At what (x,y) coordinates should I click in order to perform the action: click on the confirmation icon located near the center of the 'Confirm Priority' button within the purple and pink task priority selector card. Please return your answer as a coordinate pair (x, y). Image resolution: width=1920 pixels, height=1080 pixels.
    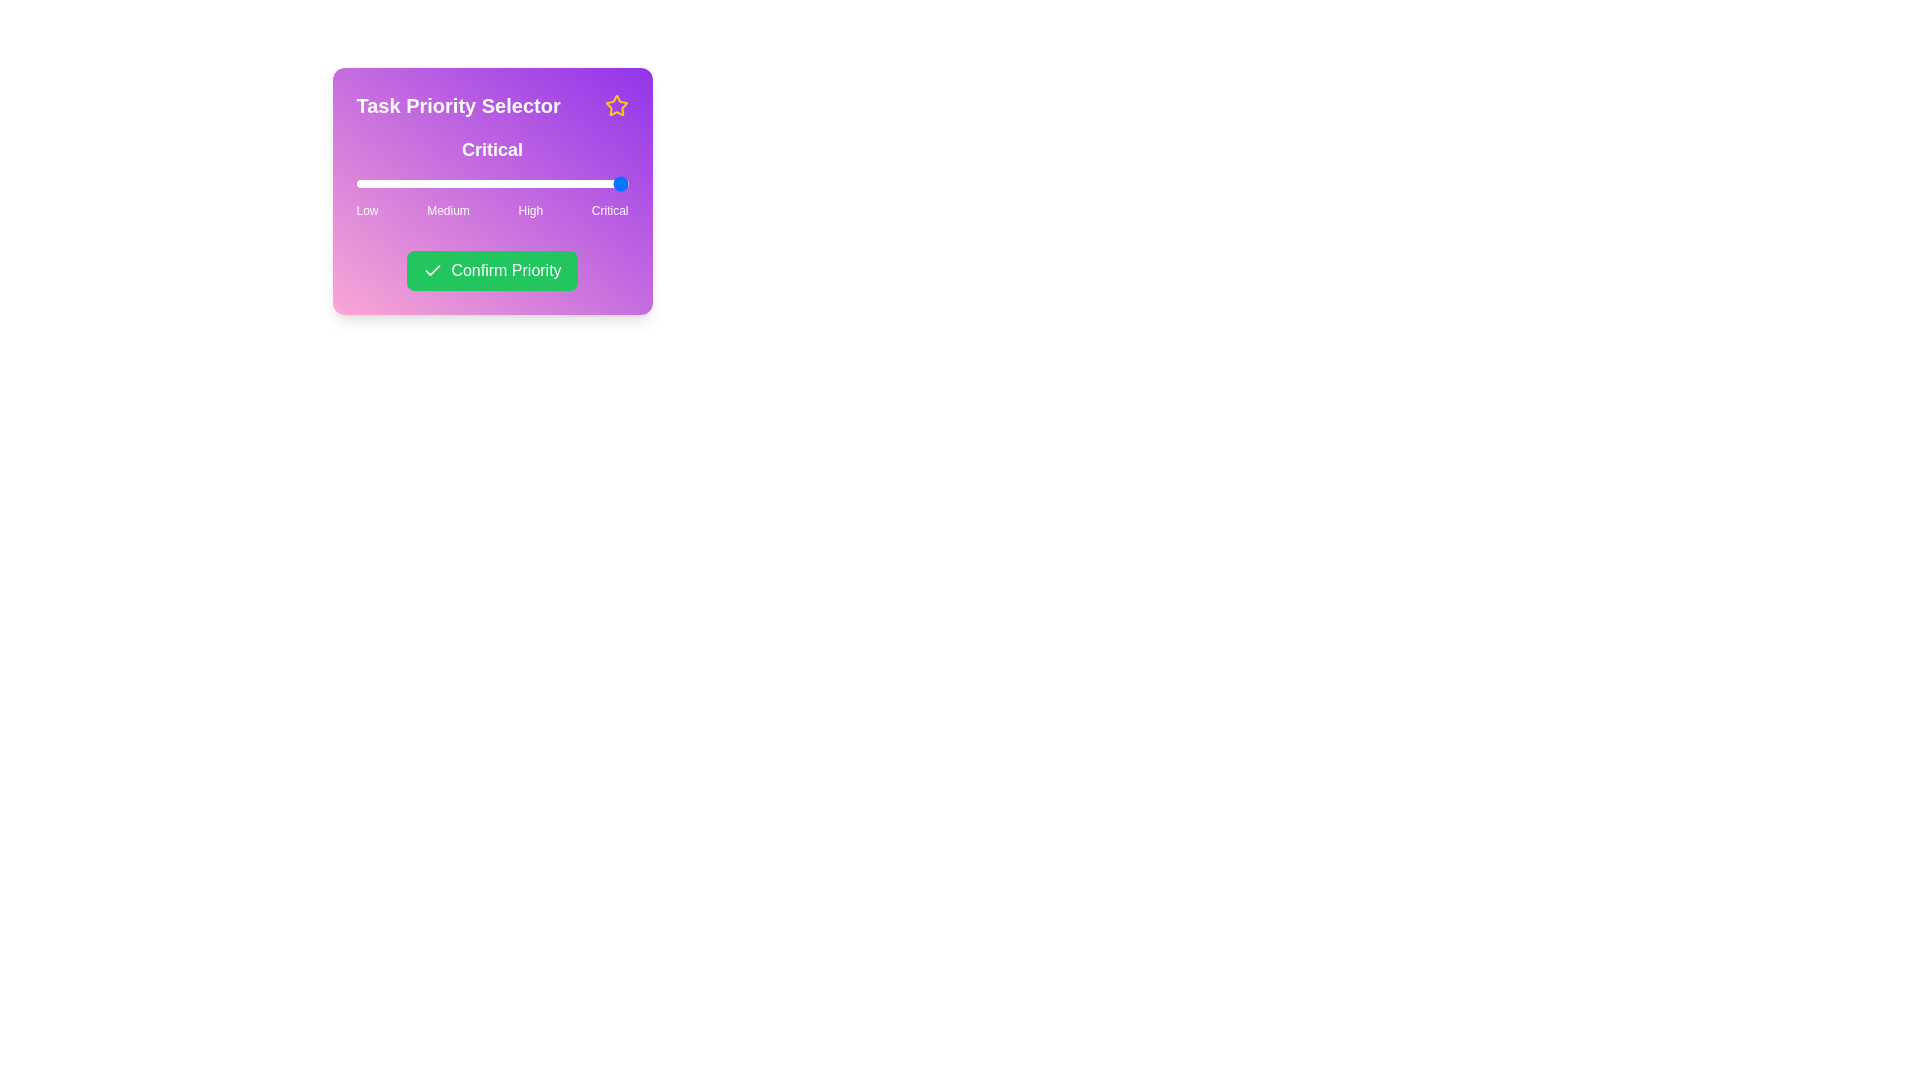
    Looking at the image, I should click on (432, 270).